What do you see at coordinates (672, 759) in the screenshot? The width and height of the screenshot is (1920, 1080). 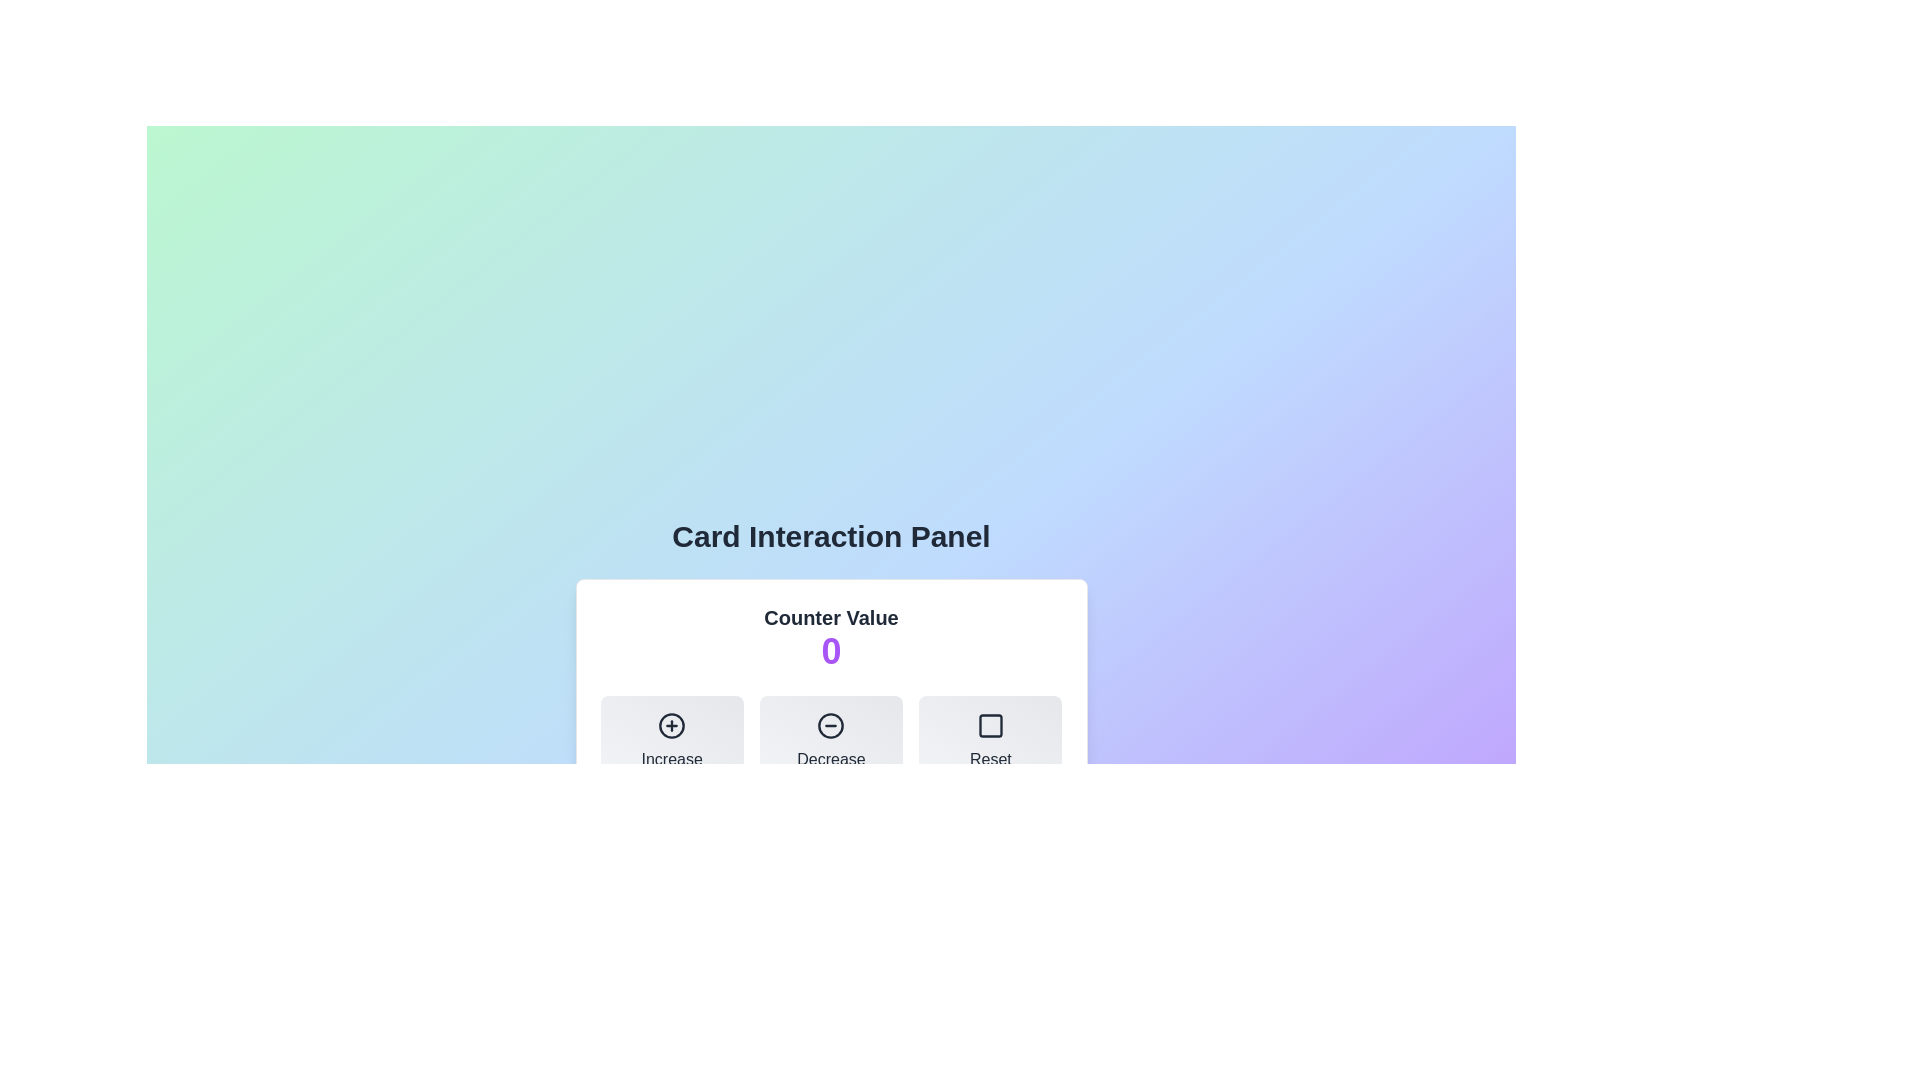 I see `the text label indicating the functionality related to increasing a value, located under the circular '+' icon of the first button in a row of three buttons` at bounding box center [672, 759].